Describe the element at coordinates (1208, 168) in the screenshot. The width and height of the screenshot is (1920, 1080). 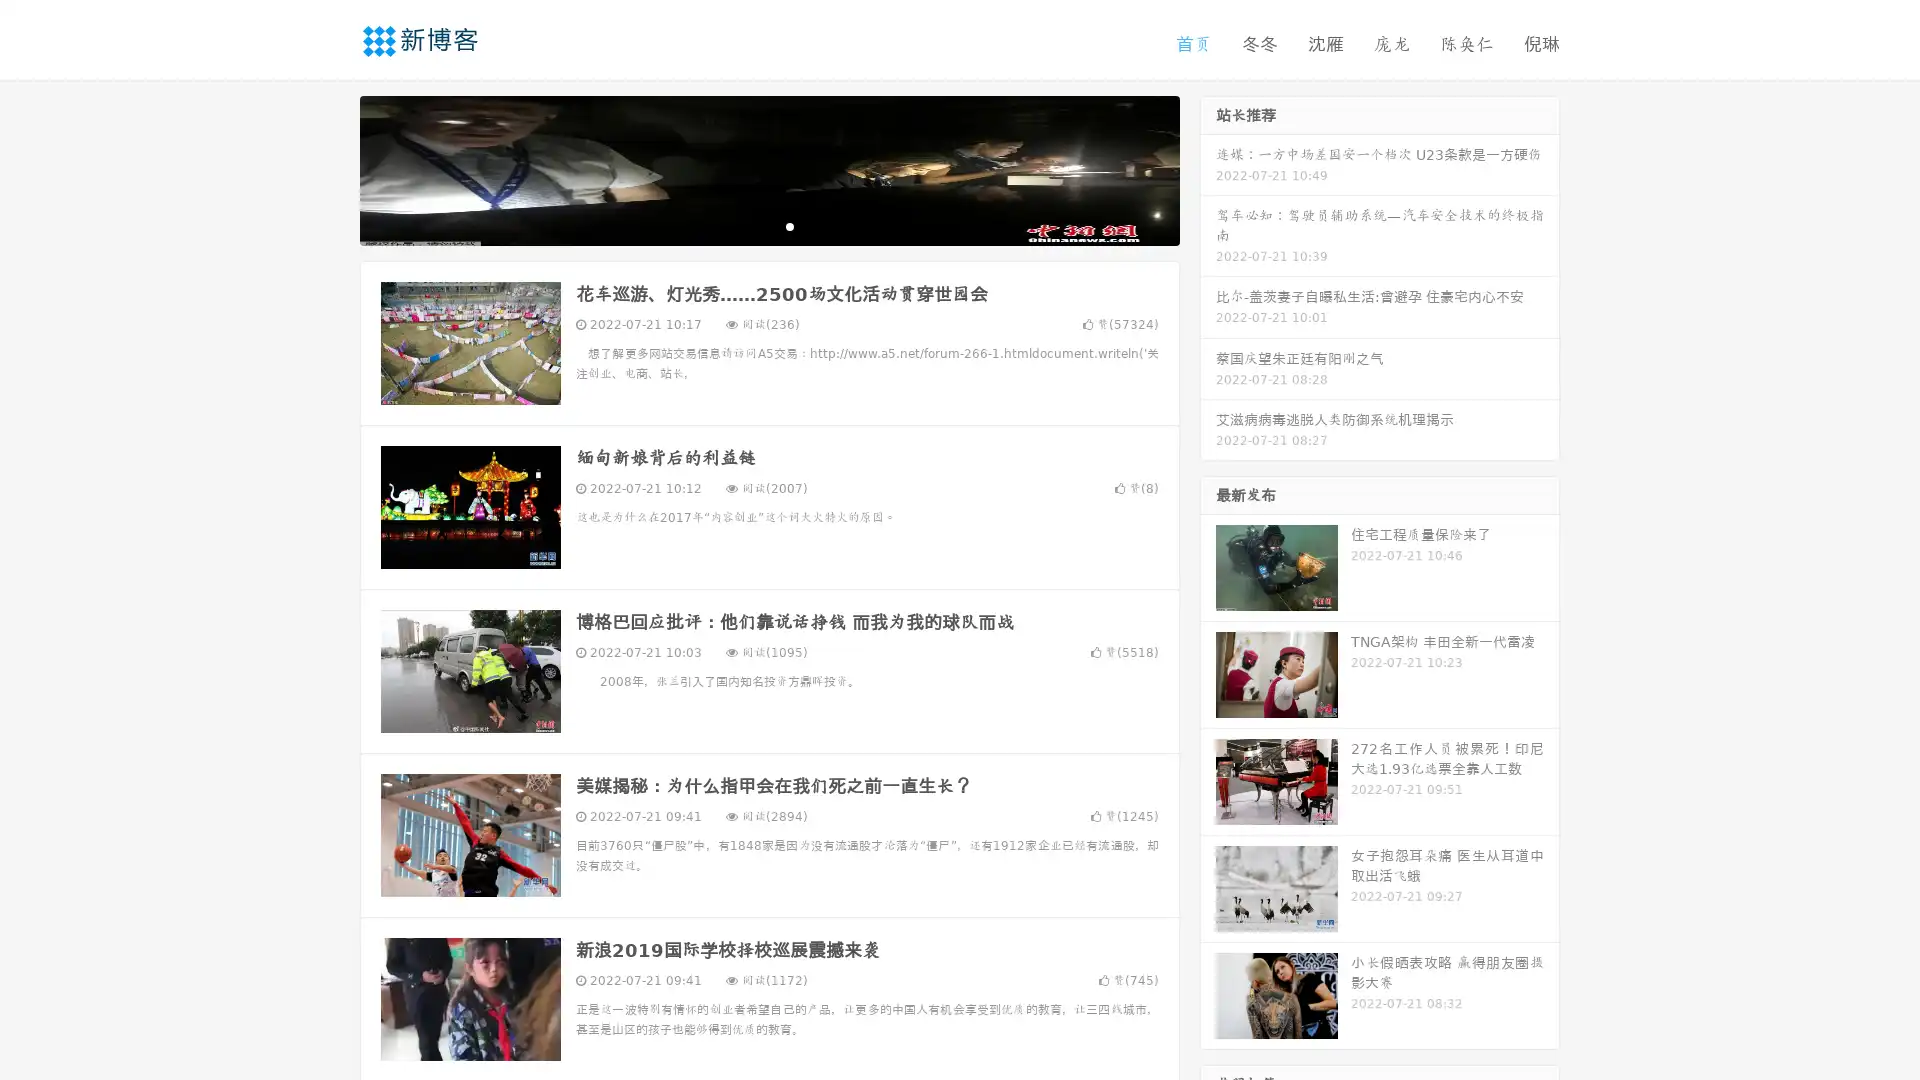
I see `Next slide` at that location.